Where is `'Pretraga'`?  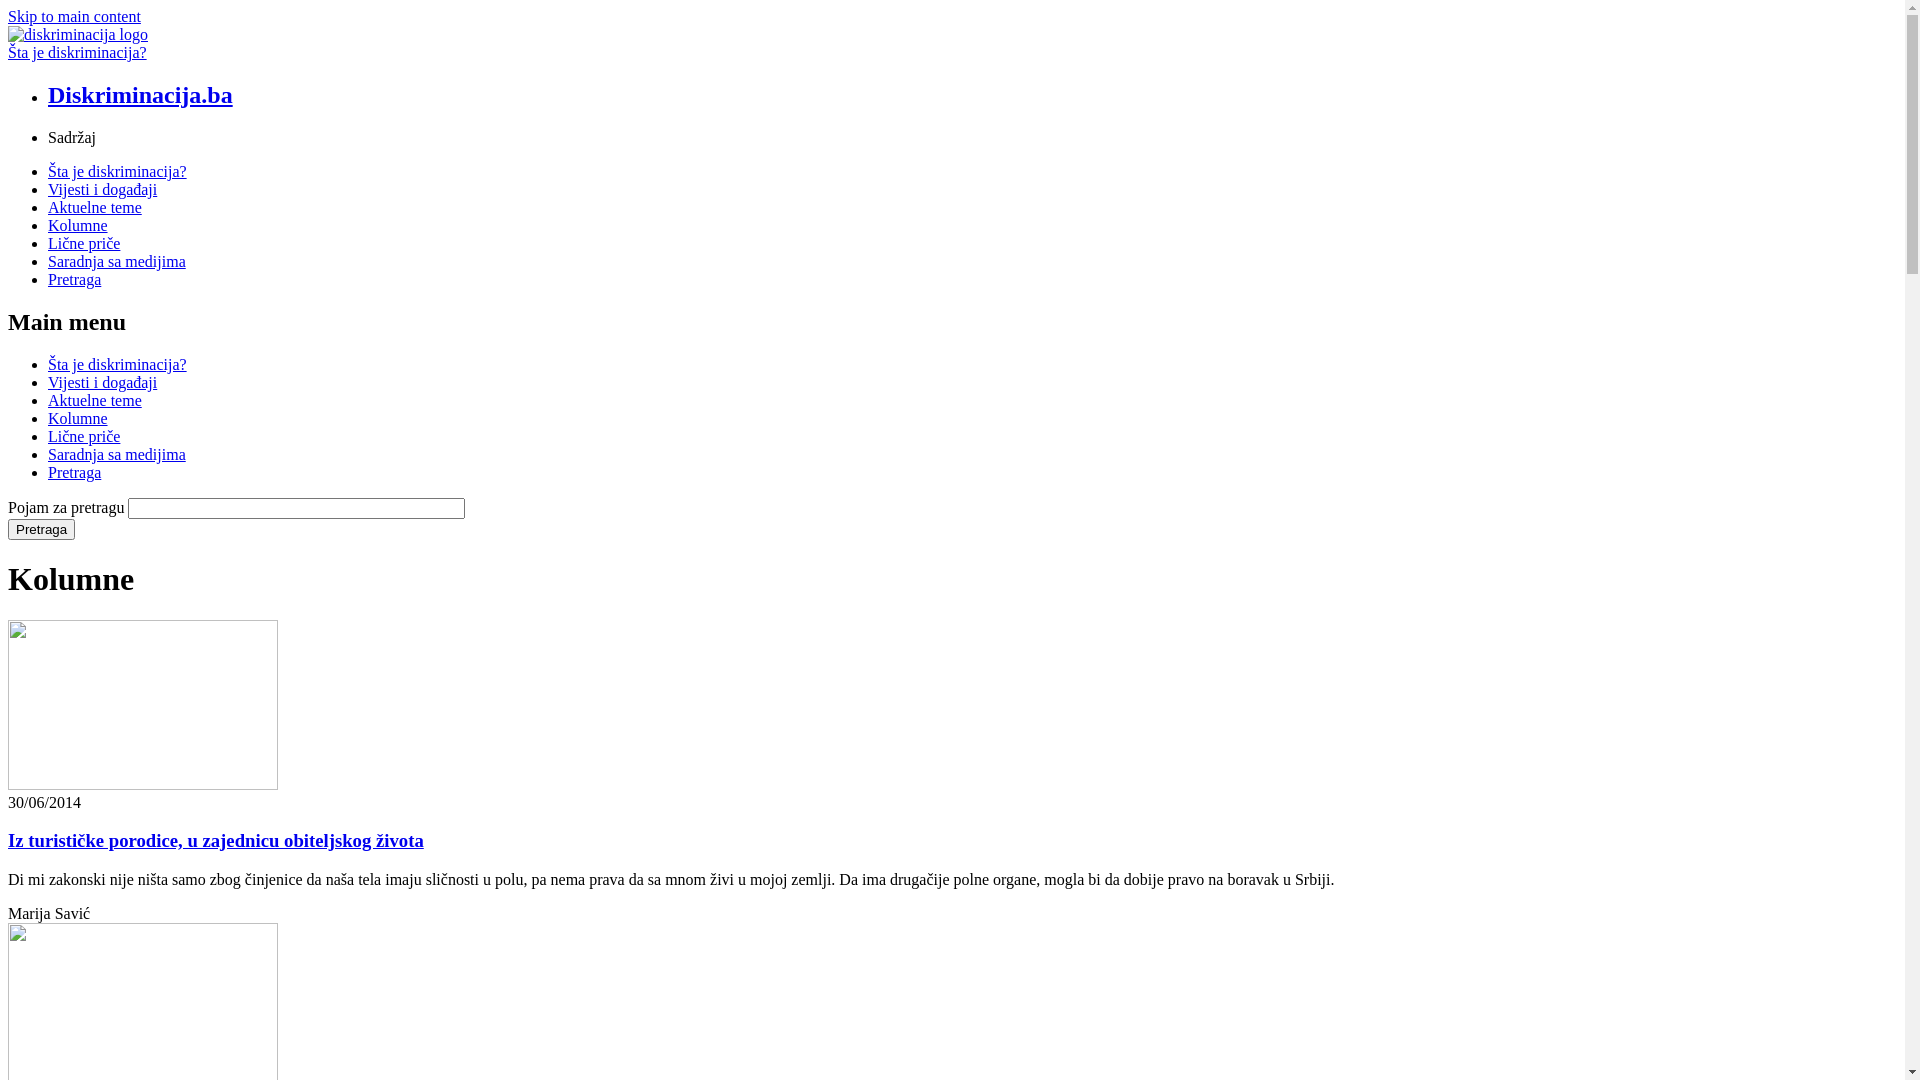 'Pretraga' is located at coordinates (74, 279).